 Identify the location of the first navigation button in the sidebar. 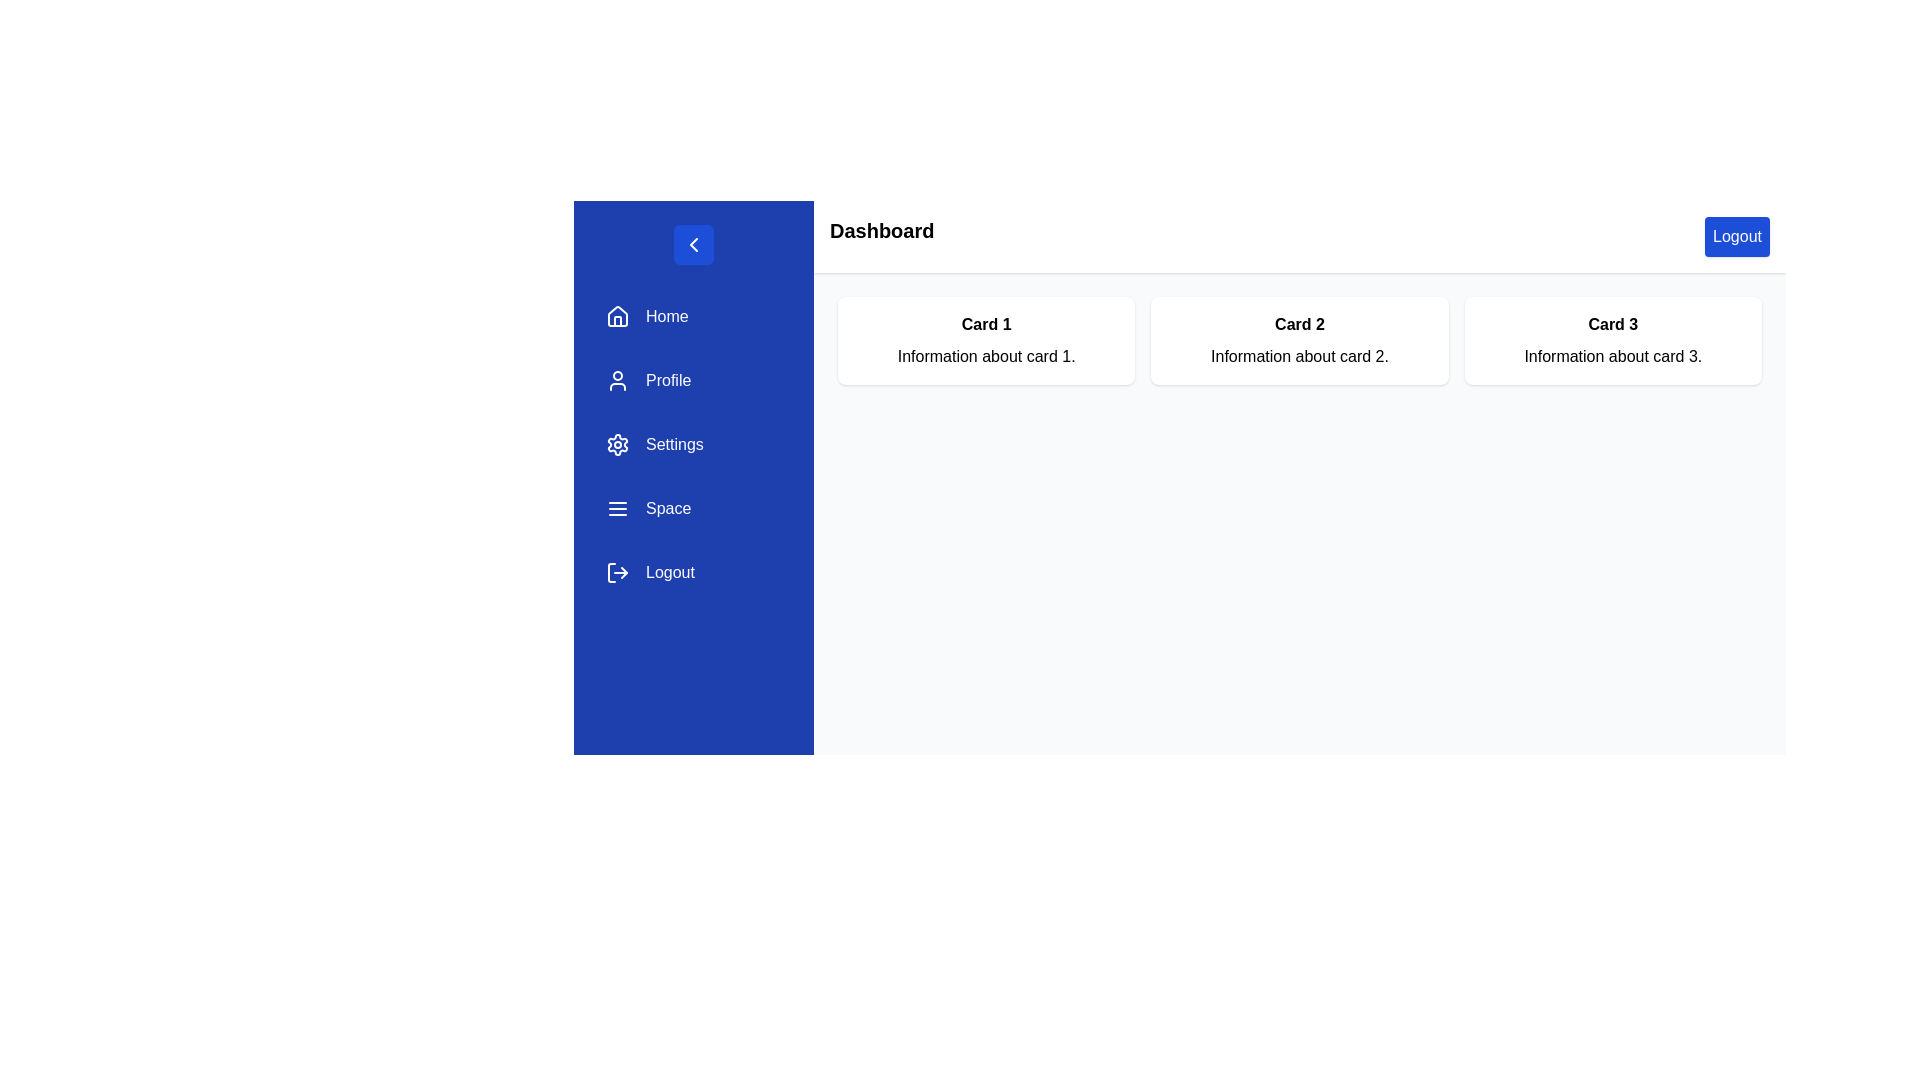
(694, 315).